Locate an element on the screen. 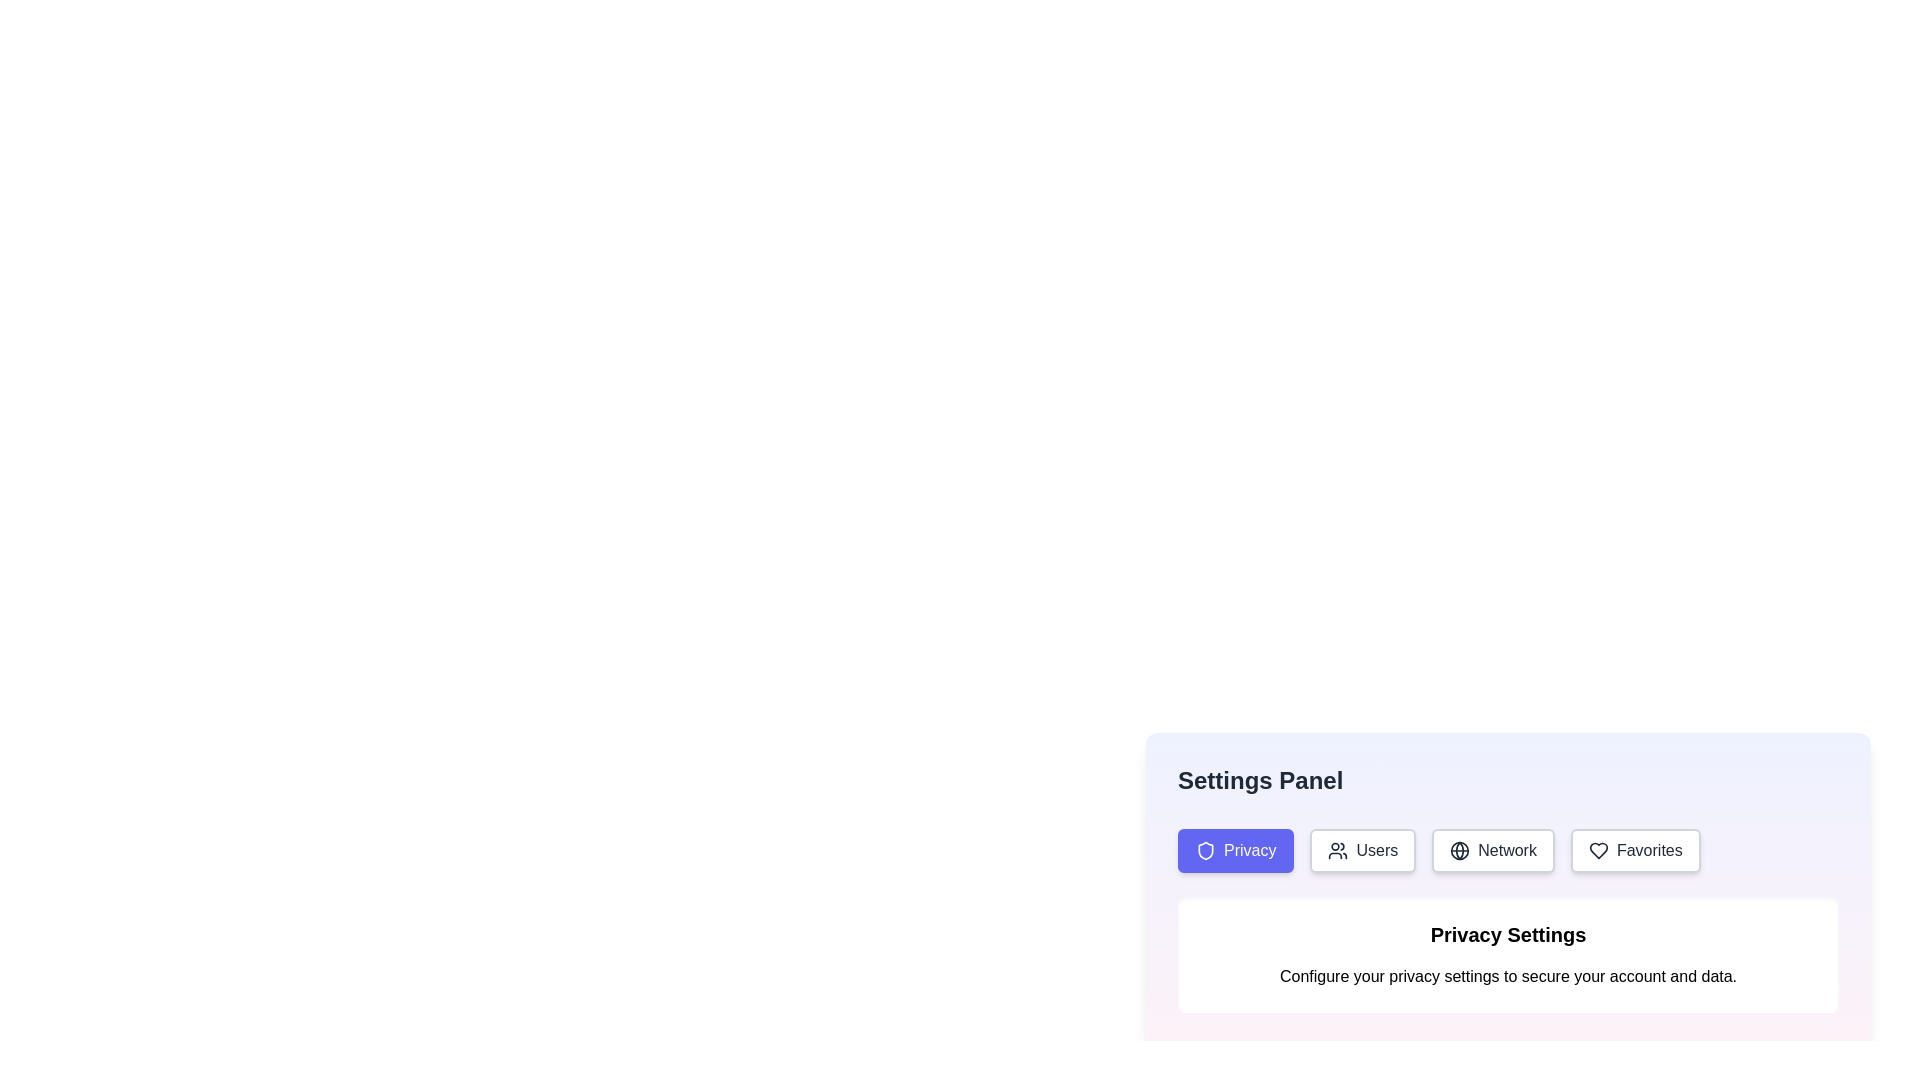 The image size is (1920, 1080). the circular globe icon with a black outline representing latitude and longitude, located next to the 'Network' text in the rounded rectangular button is located at coordinates (1460, 851).